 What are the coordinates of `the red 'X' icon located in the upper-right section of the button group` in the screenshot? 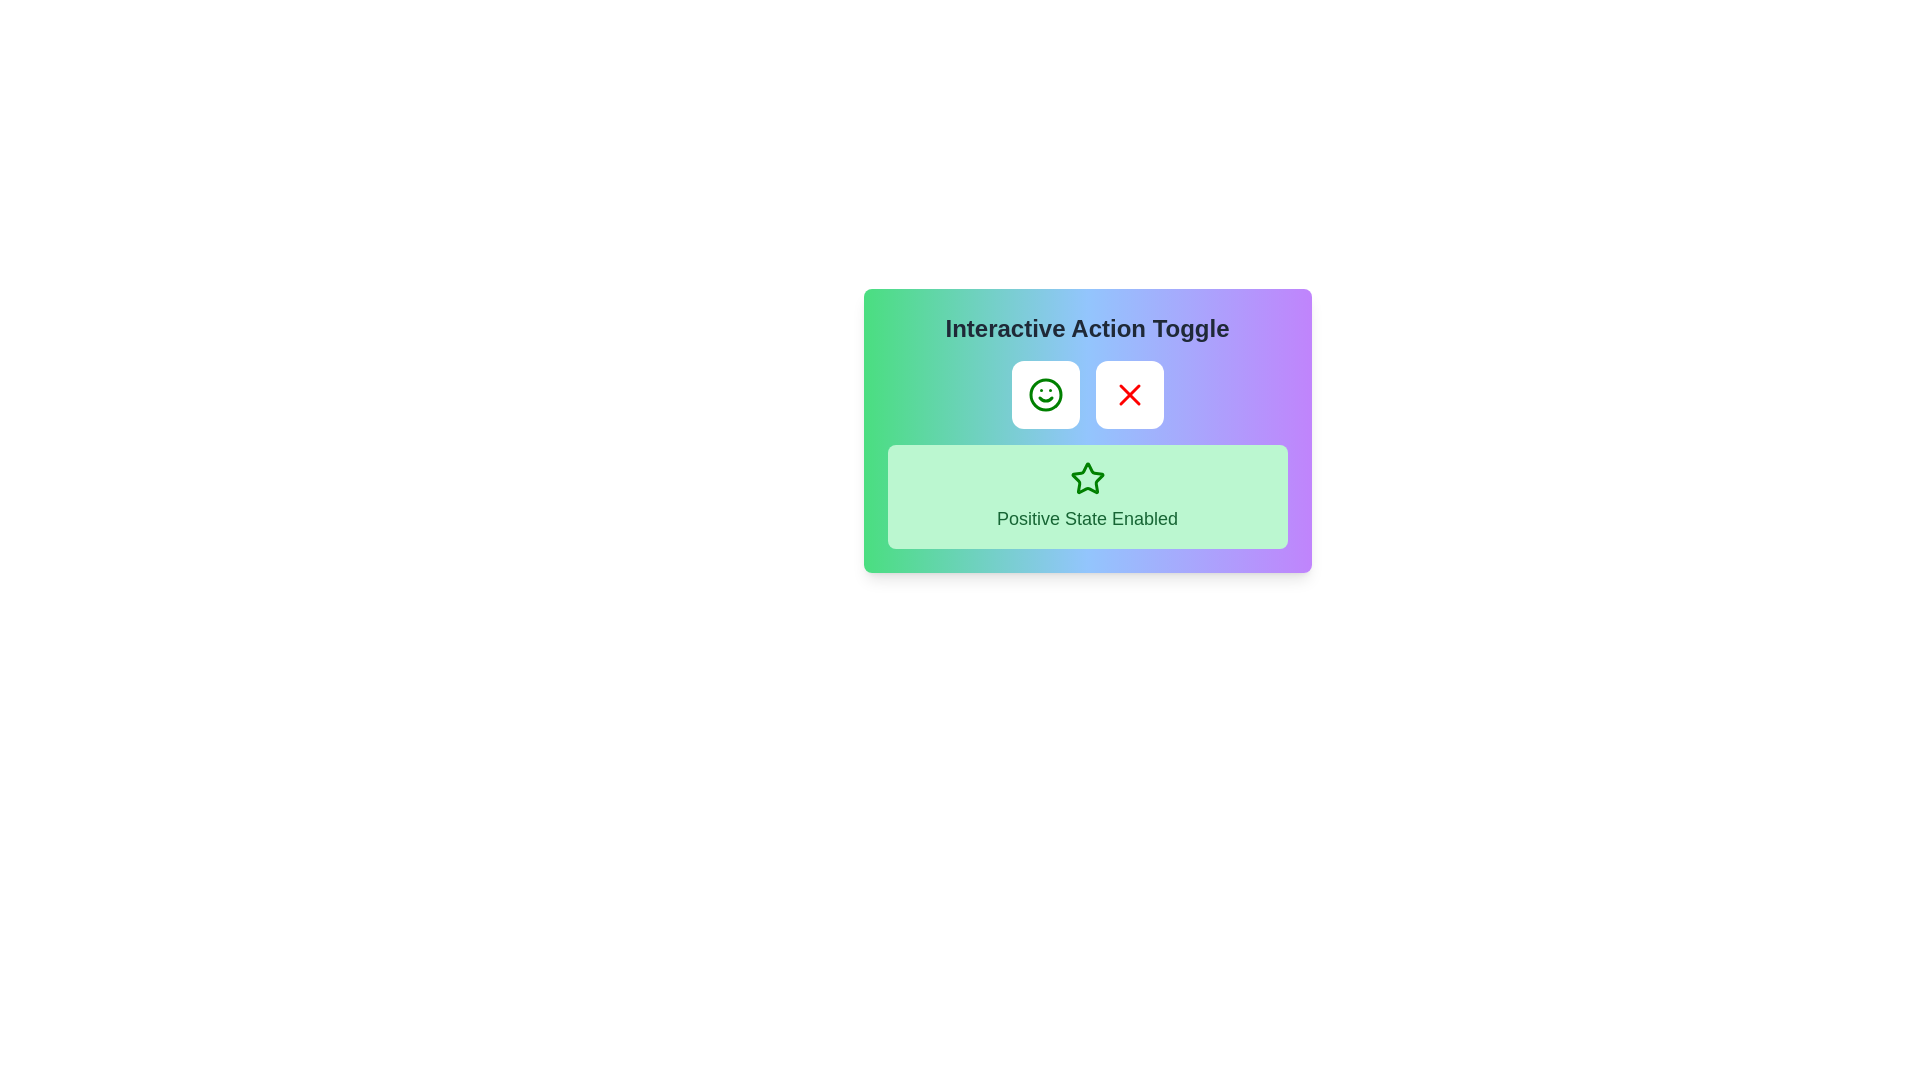 It's located at (1129, 394).